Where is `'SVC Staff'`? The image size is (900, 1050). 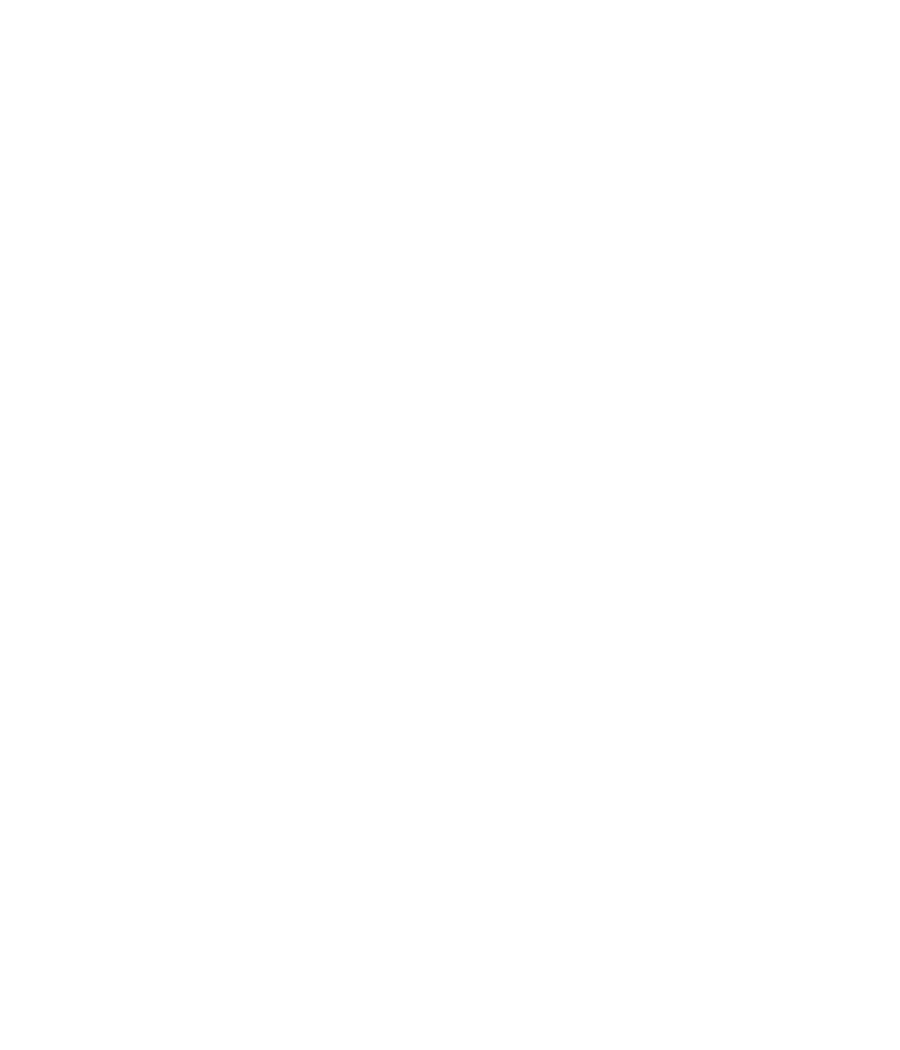 'SVC Staff' is located at coordinates (129, 22).